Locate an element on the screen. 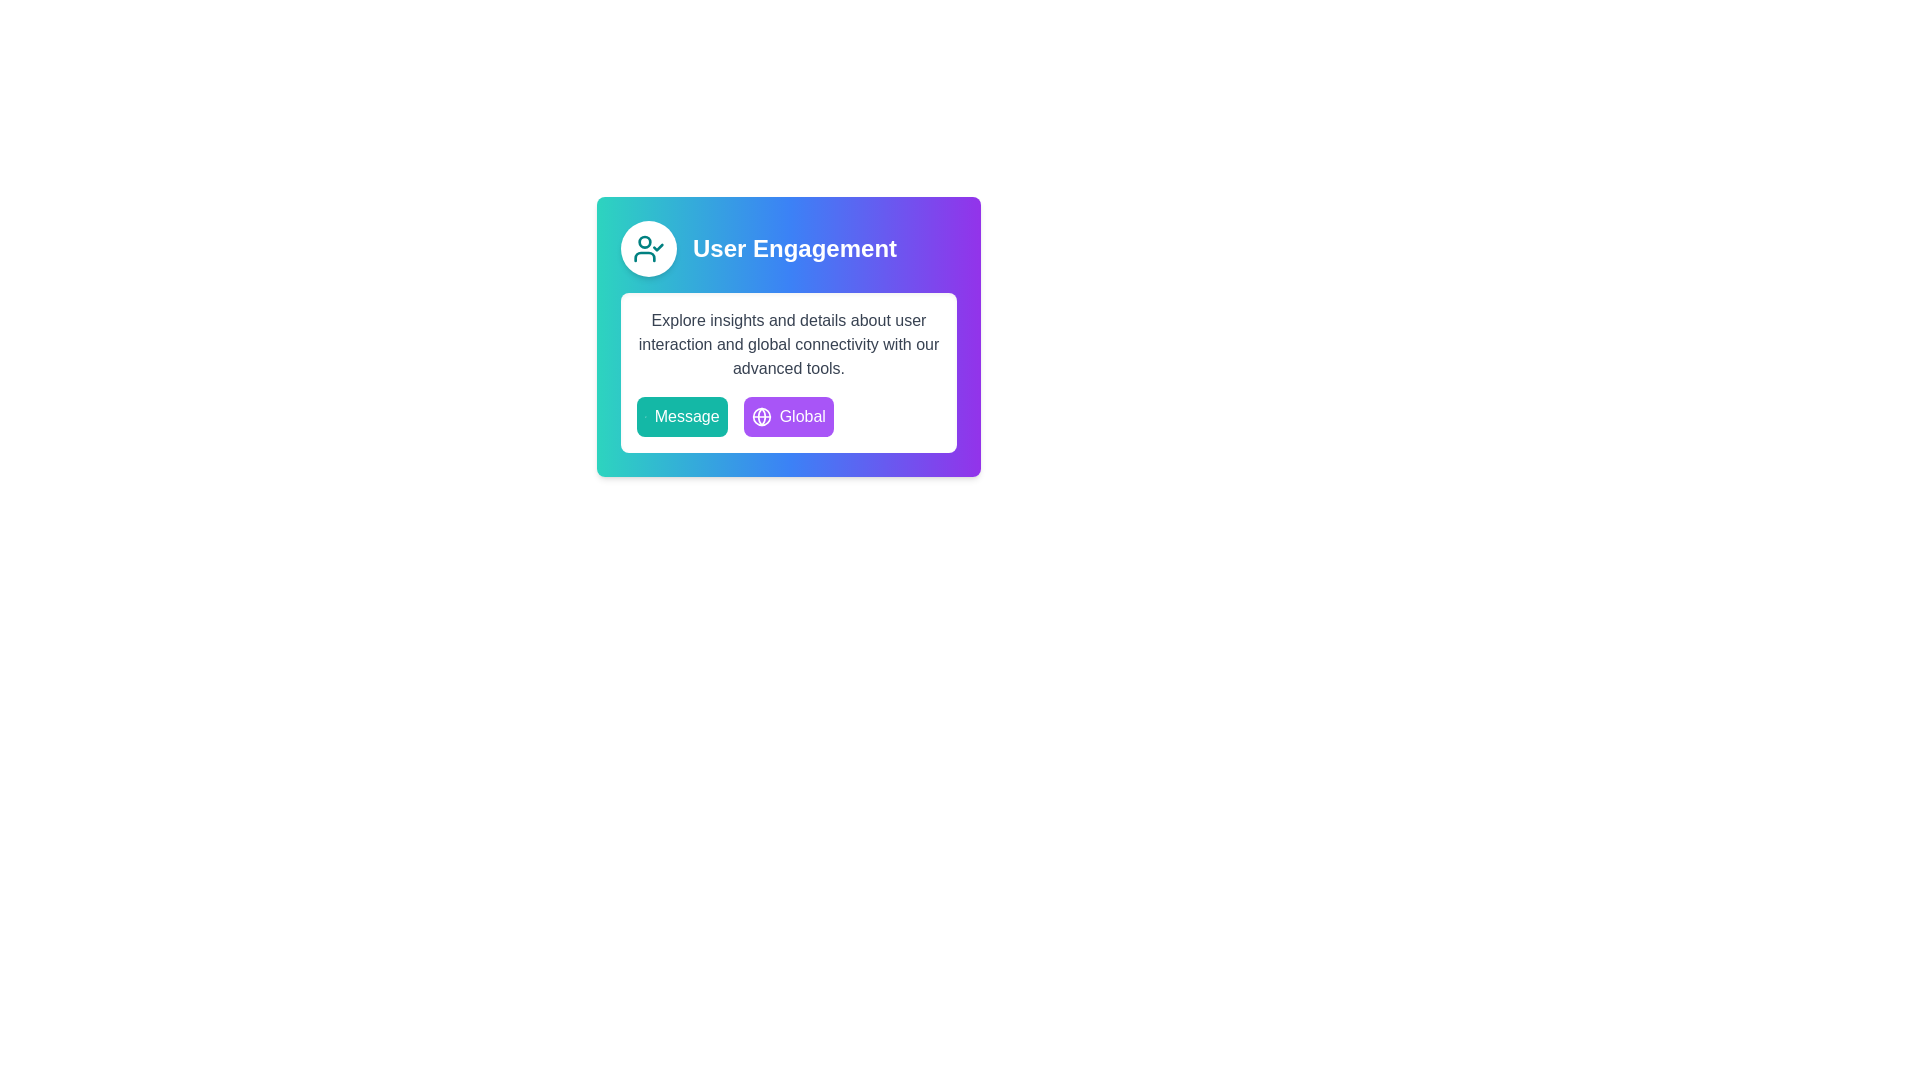 This screenshot has width=1920, height=1080. the globe-like icon with a circular outline and longitudinal and latitudinal lines, which is positioned to the left of the text 'Global' in the Global button is located at coordinates (760, 415).